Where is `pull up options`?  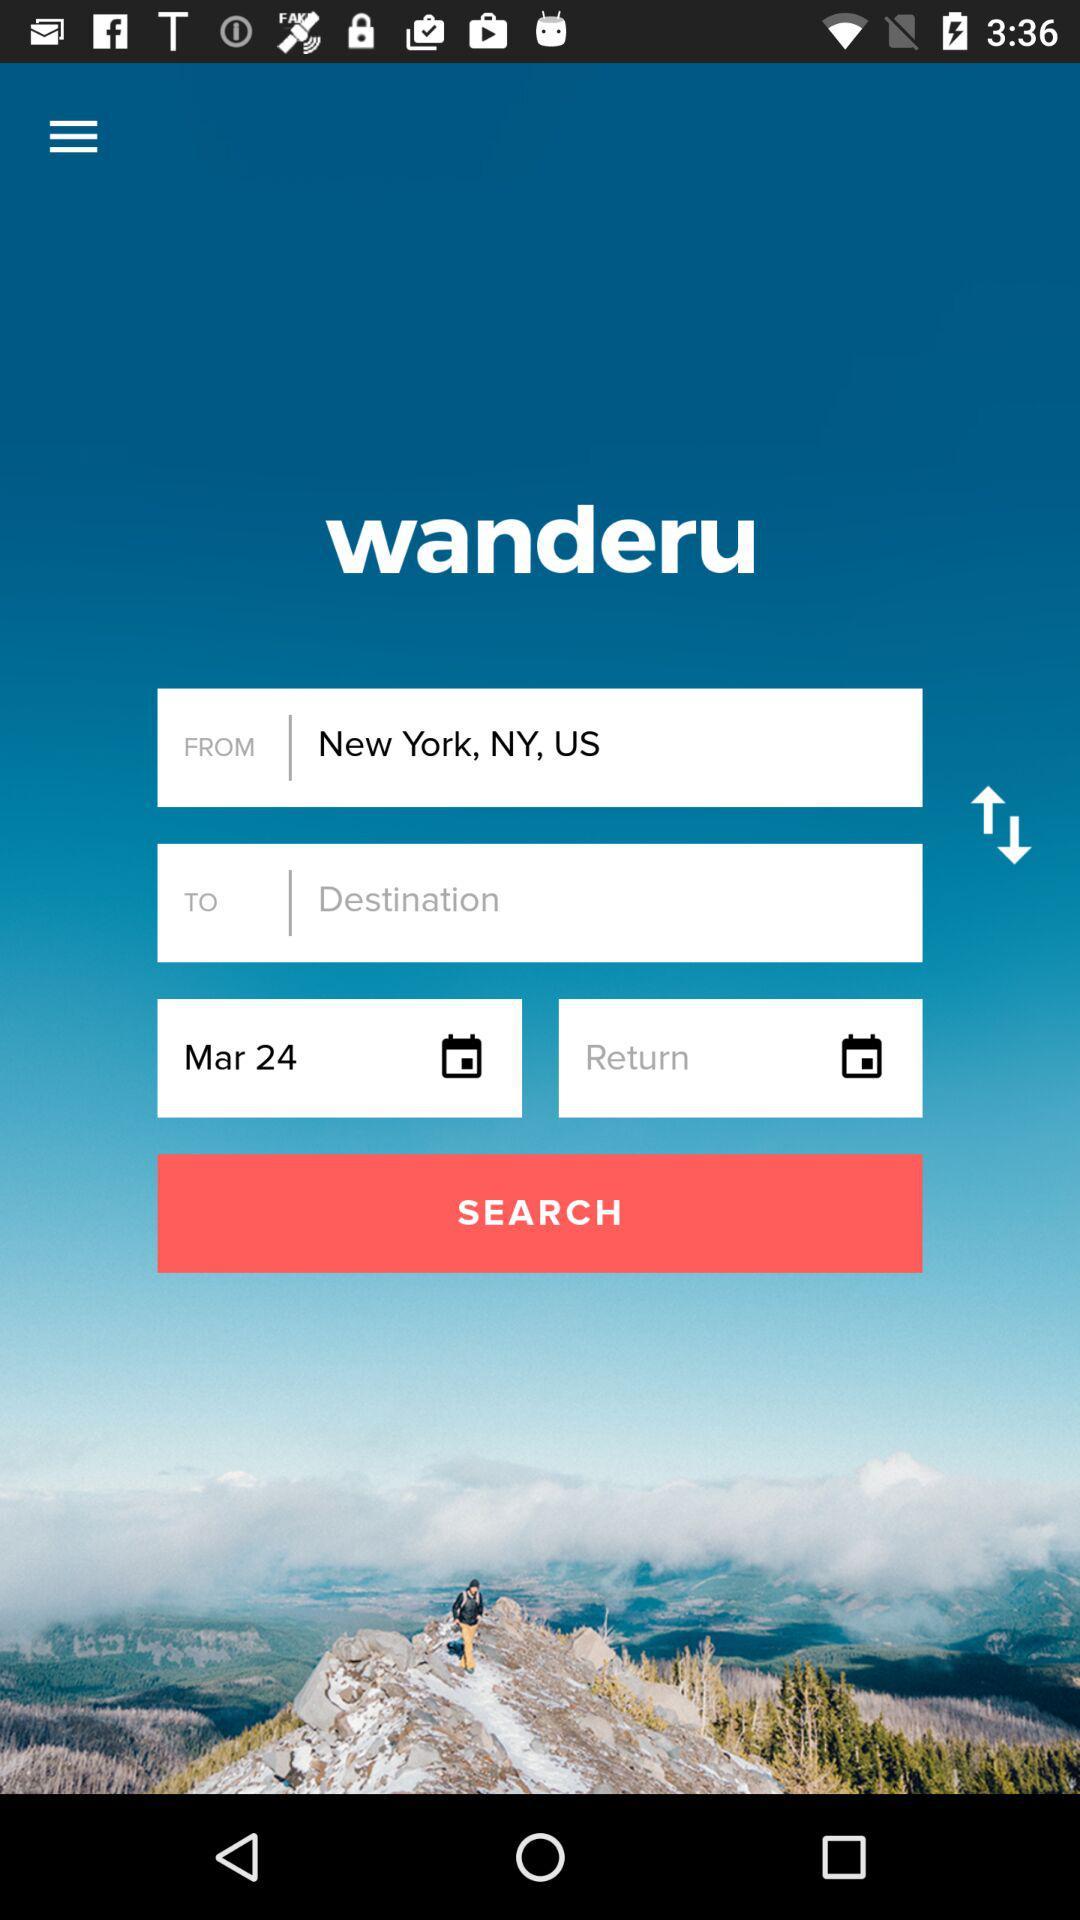 pull up options is located at coordinates (72, 135).